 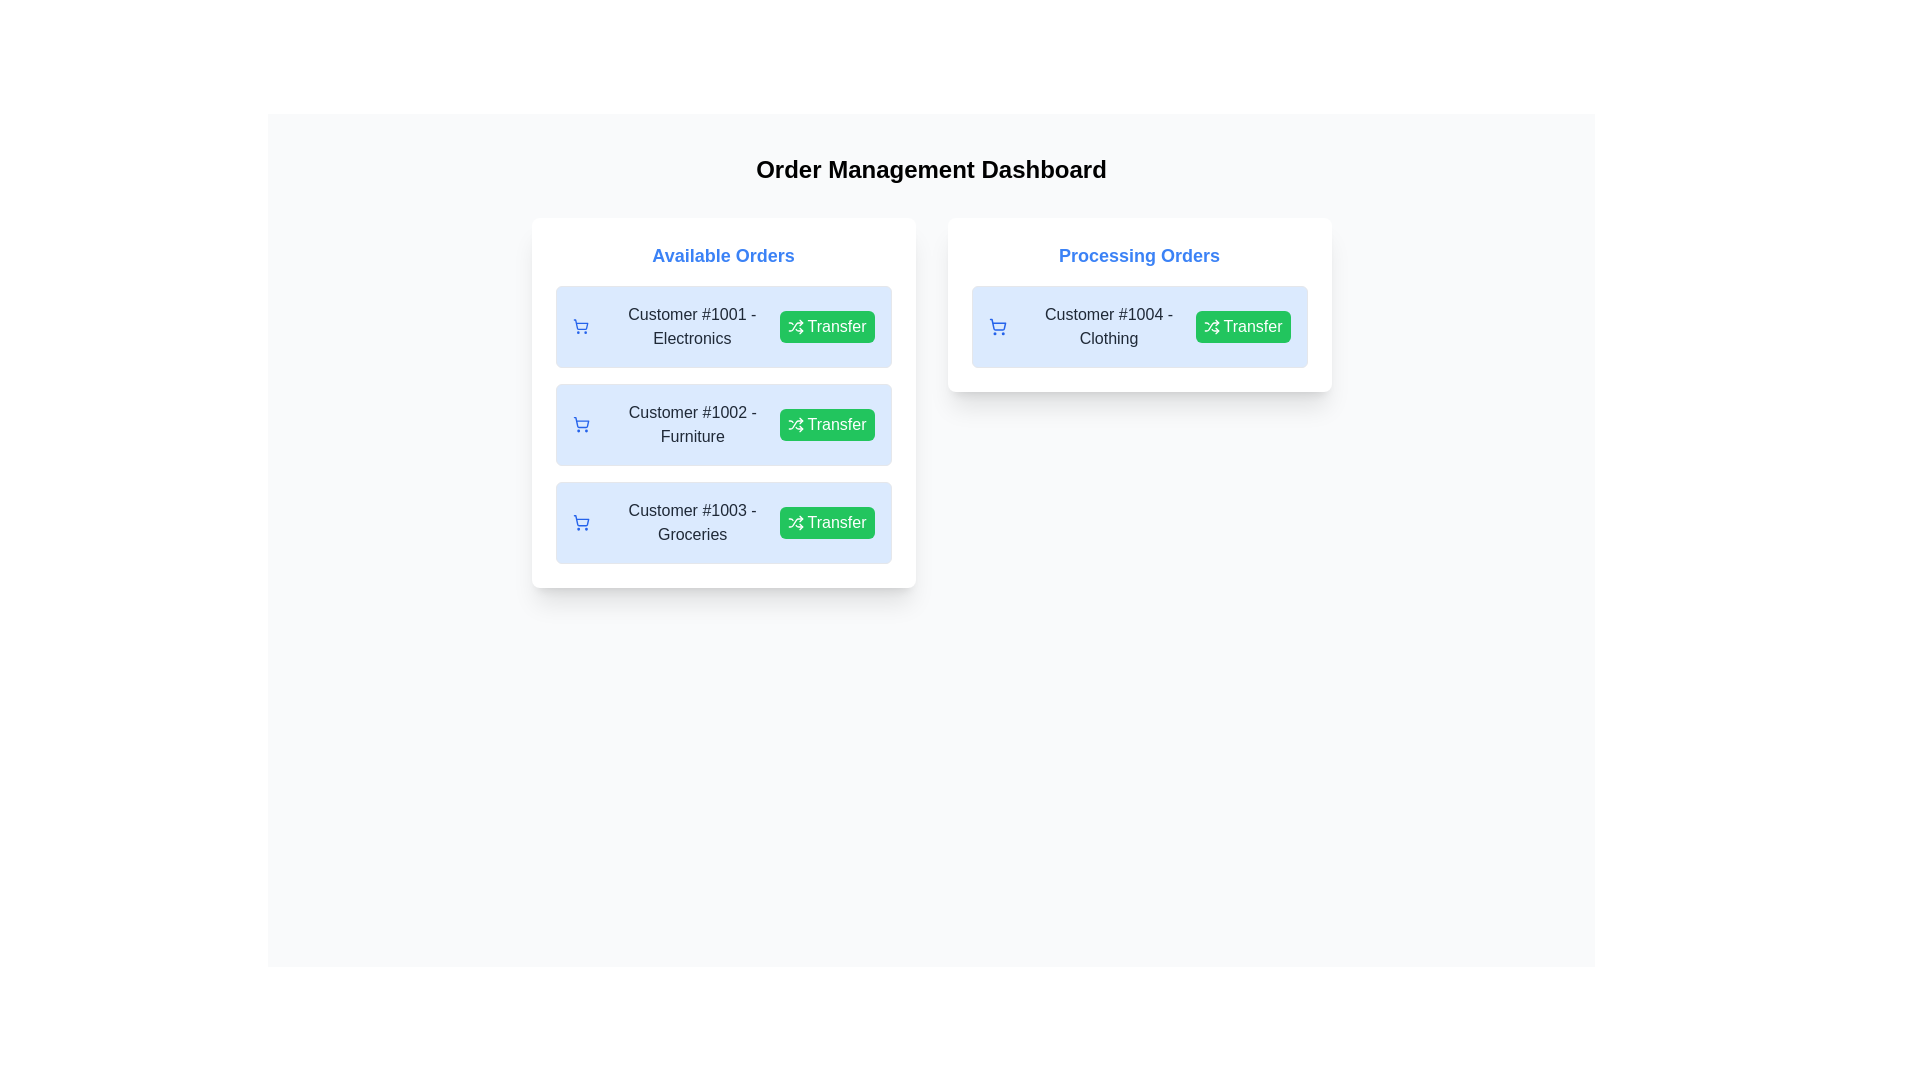 I want to click on the Text Label that identifies the order labeled 'Customer #1003' for 'Groceries', which is the third entry in the 'Available Orders' column, so click(x=676, y=522).